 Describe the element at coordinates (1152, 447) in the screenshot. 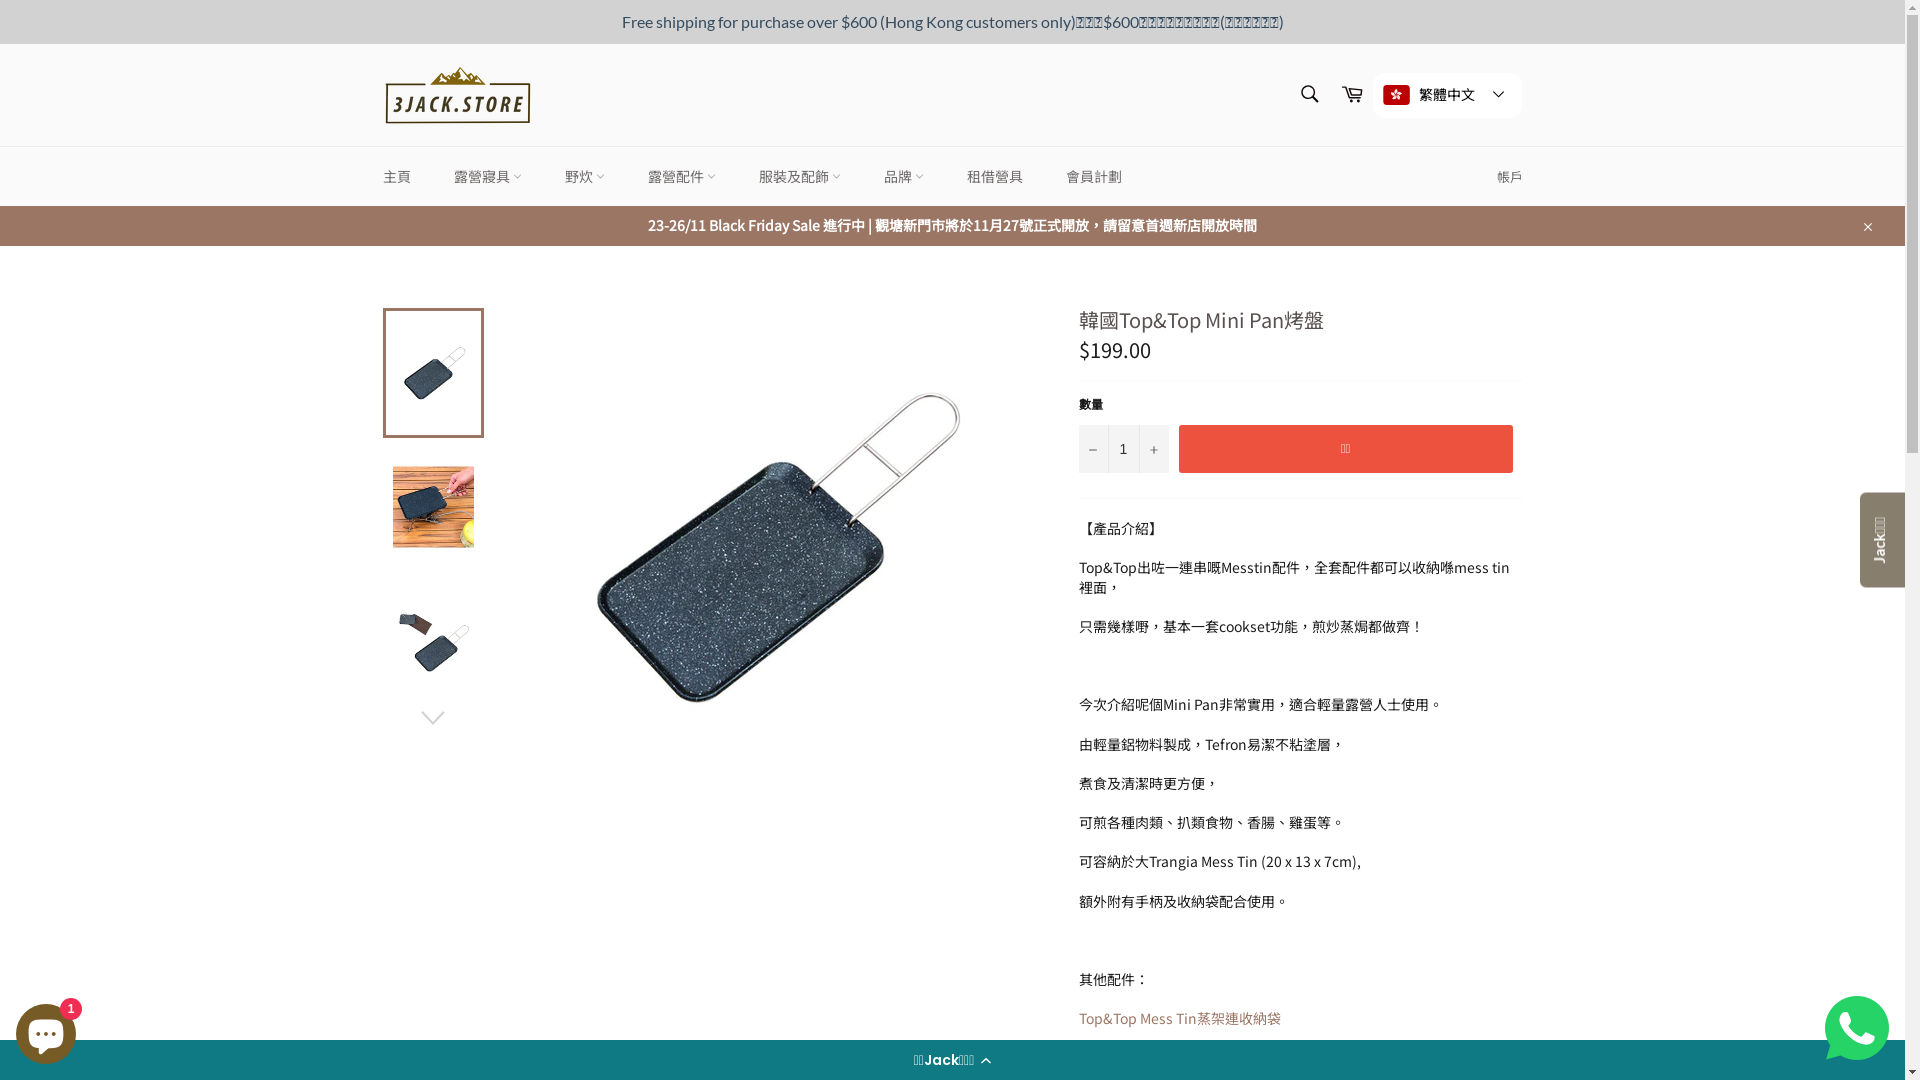

I see `'+'` at that location.